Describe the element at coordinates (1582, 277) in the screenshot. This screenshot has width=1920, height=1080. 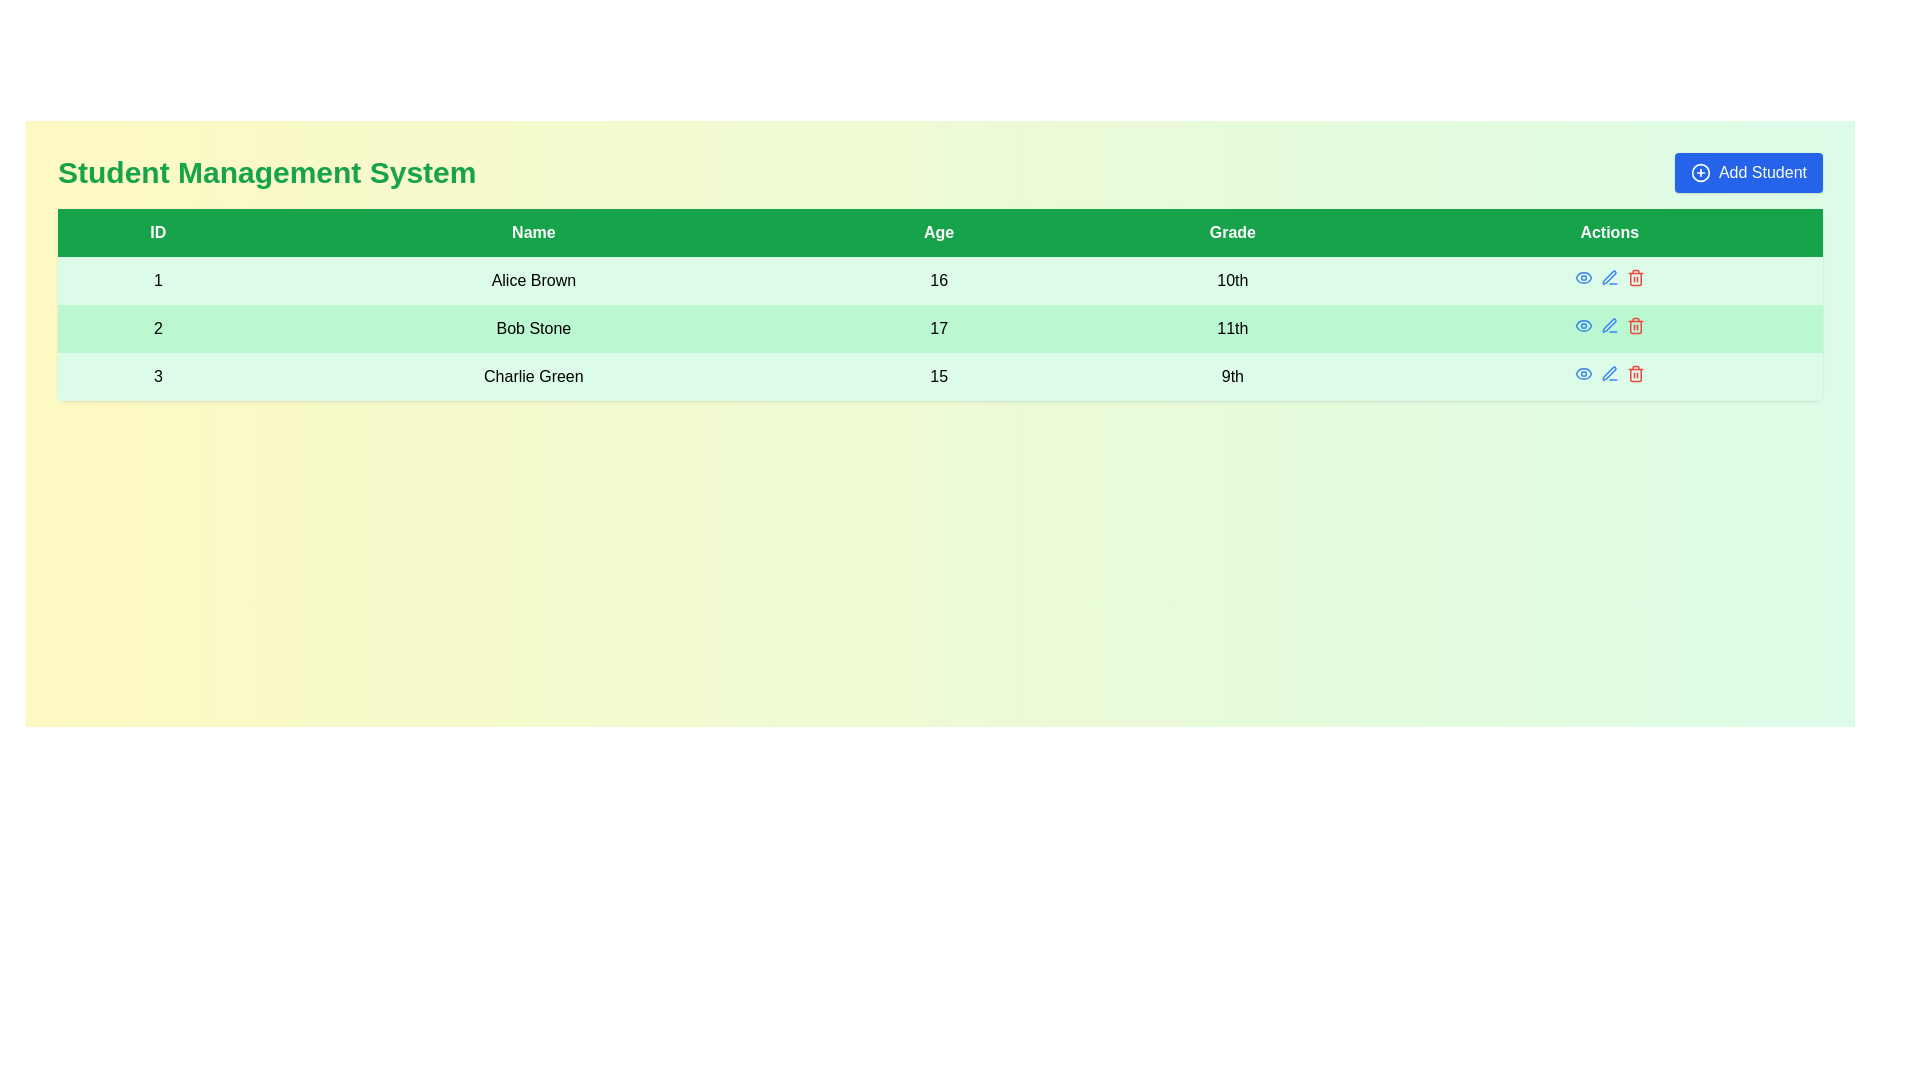
I see `the blue eye-shaped button in the 'Actions' column corresponding to the student 'Bob Stone'` at that location.